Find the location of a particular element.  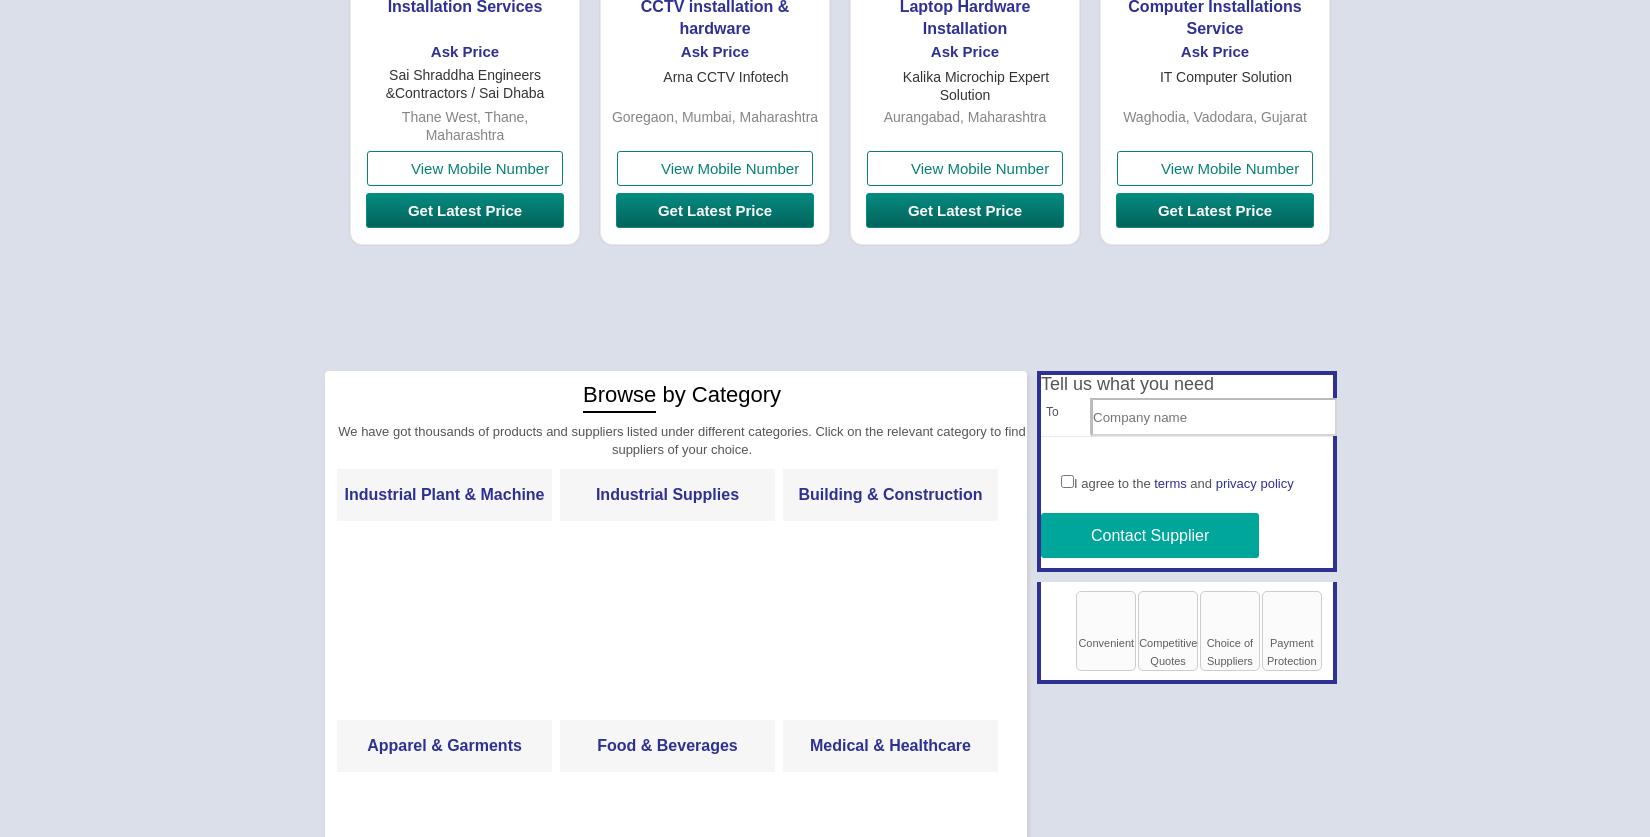

'Food & Beverages' is located at coordinates (665, 744).